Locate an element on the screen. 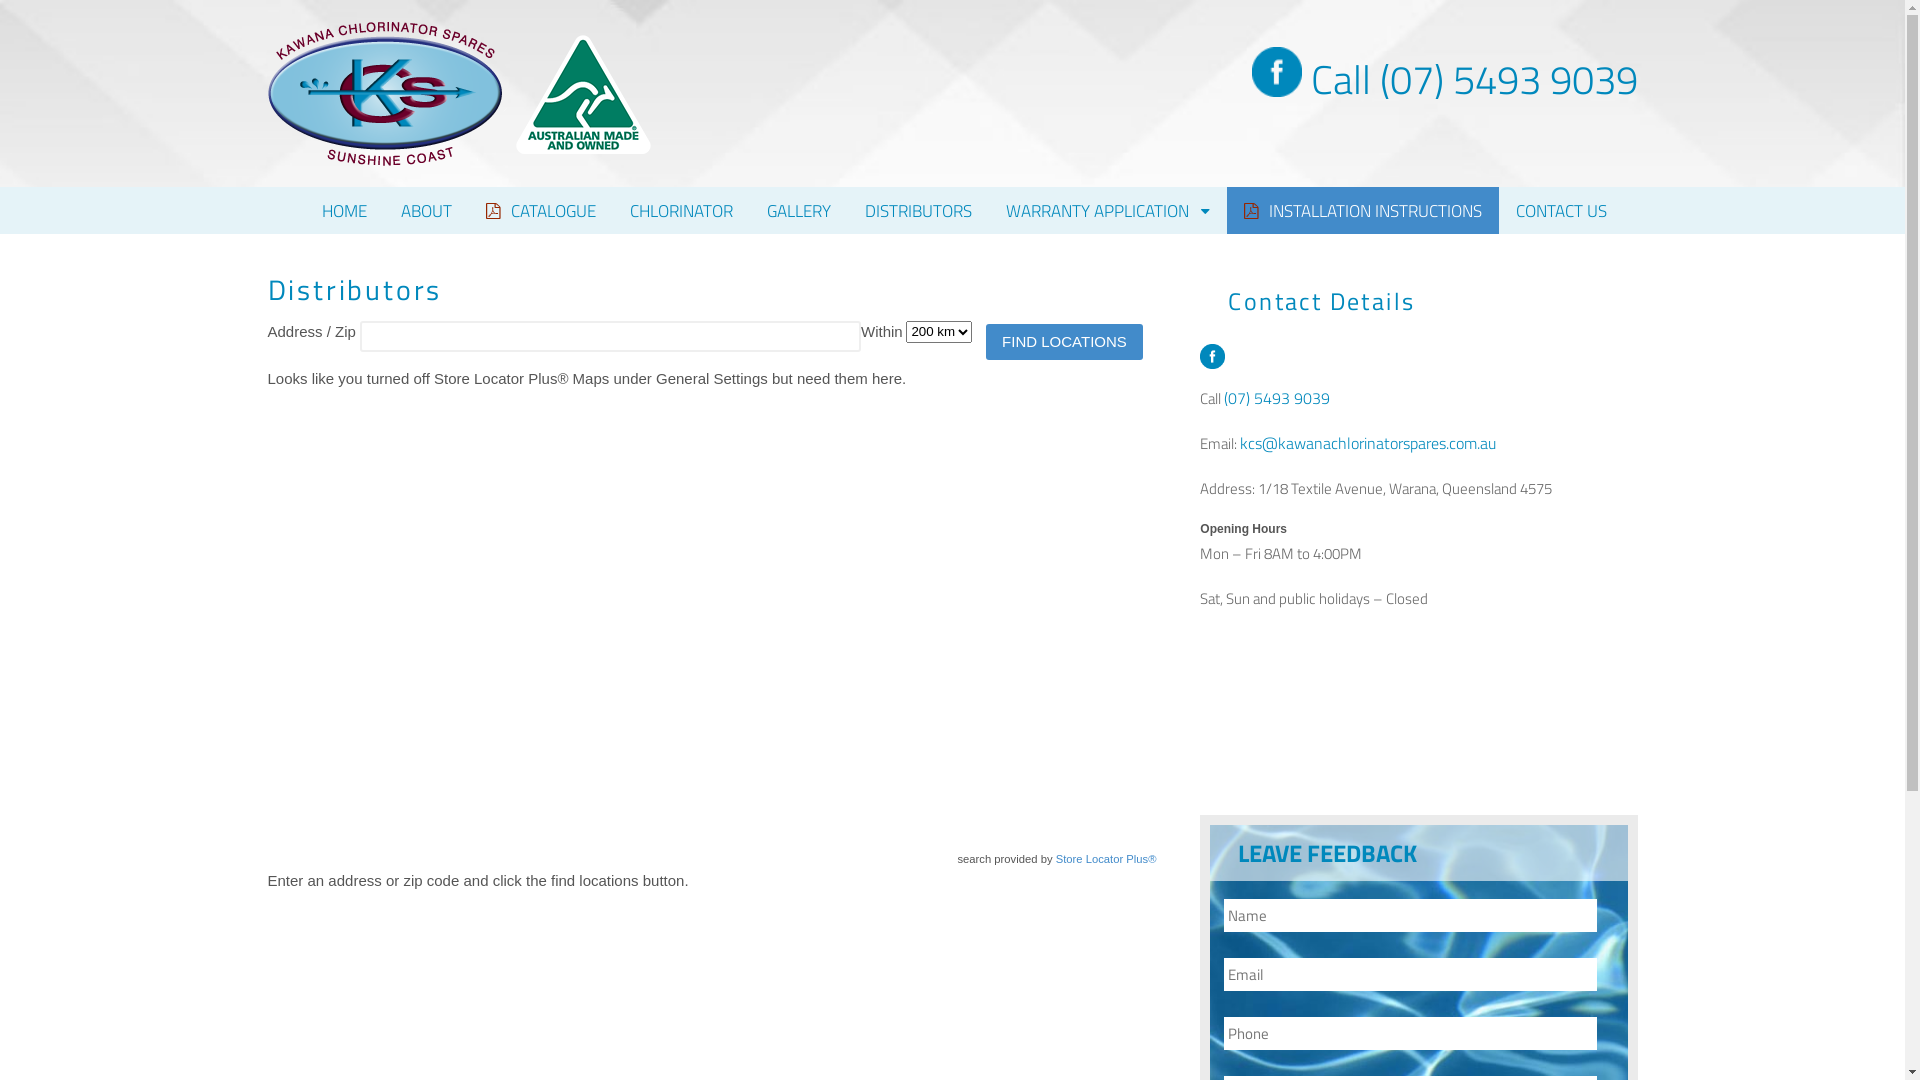 Image resolution: width=1920 pixels, height=1080 pixels. 'Find Locations' is located at coordinates (985, 341).